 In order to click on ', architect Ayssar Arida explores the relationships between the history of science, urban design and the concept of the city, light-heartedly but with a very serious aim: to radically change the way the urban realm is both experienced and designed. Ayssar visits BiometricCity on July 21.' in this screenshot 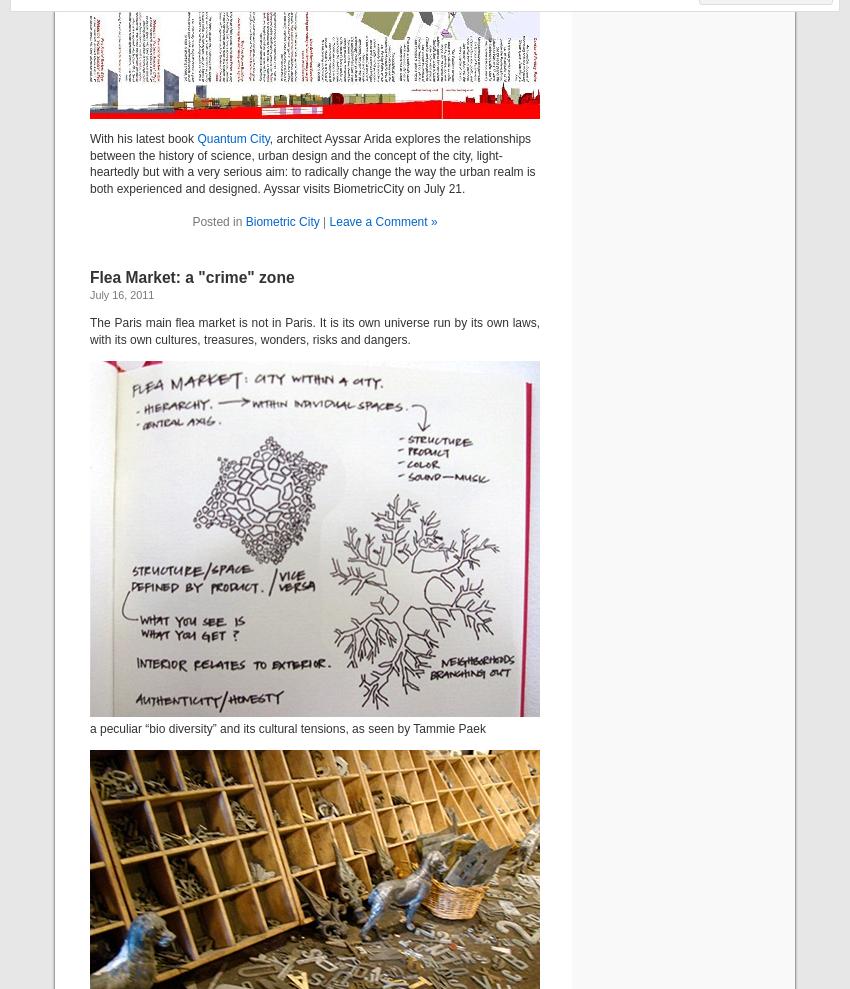, I will do `click(312, 162)`.